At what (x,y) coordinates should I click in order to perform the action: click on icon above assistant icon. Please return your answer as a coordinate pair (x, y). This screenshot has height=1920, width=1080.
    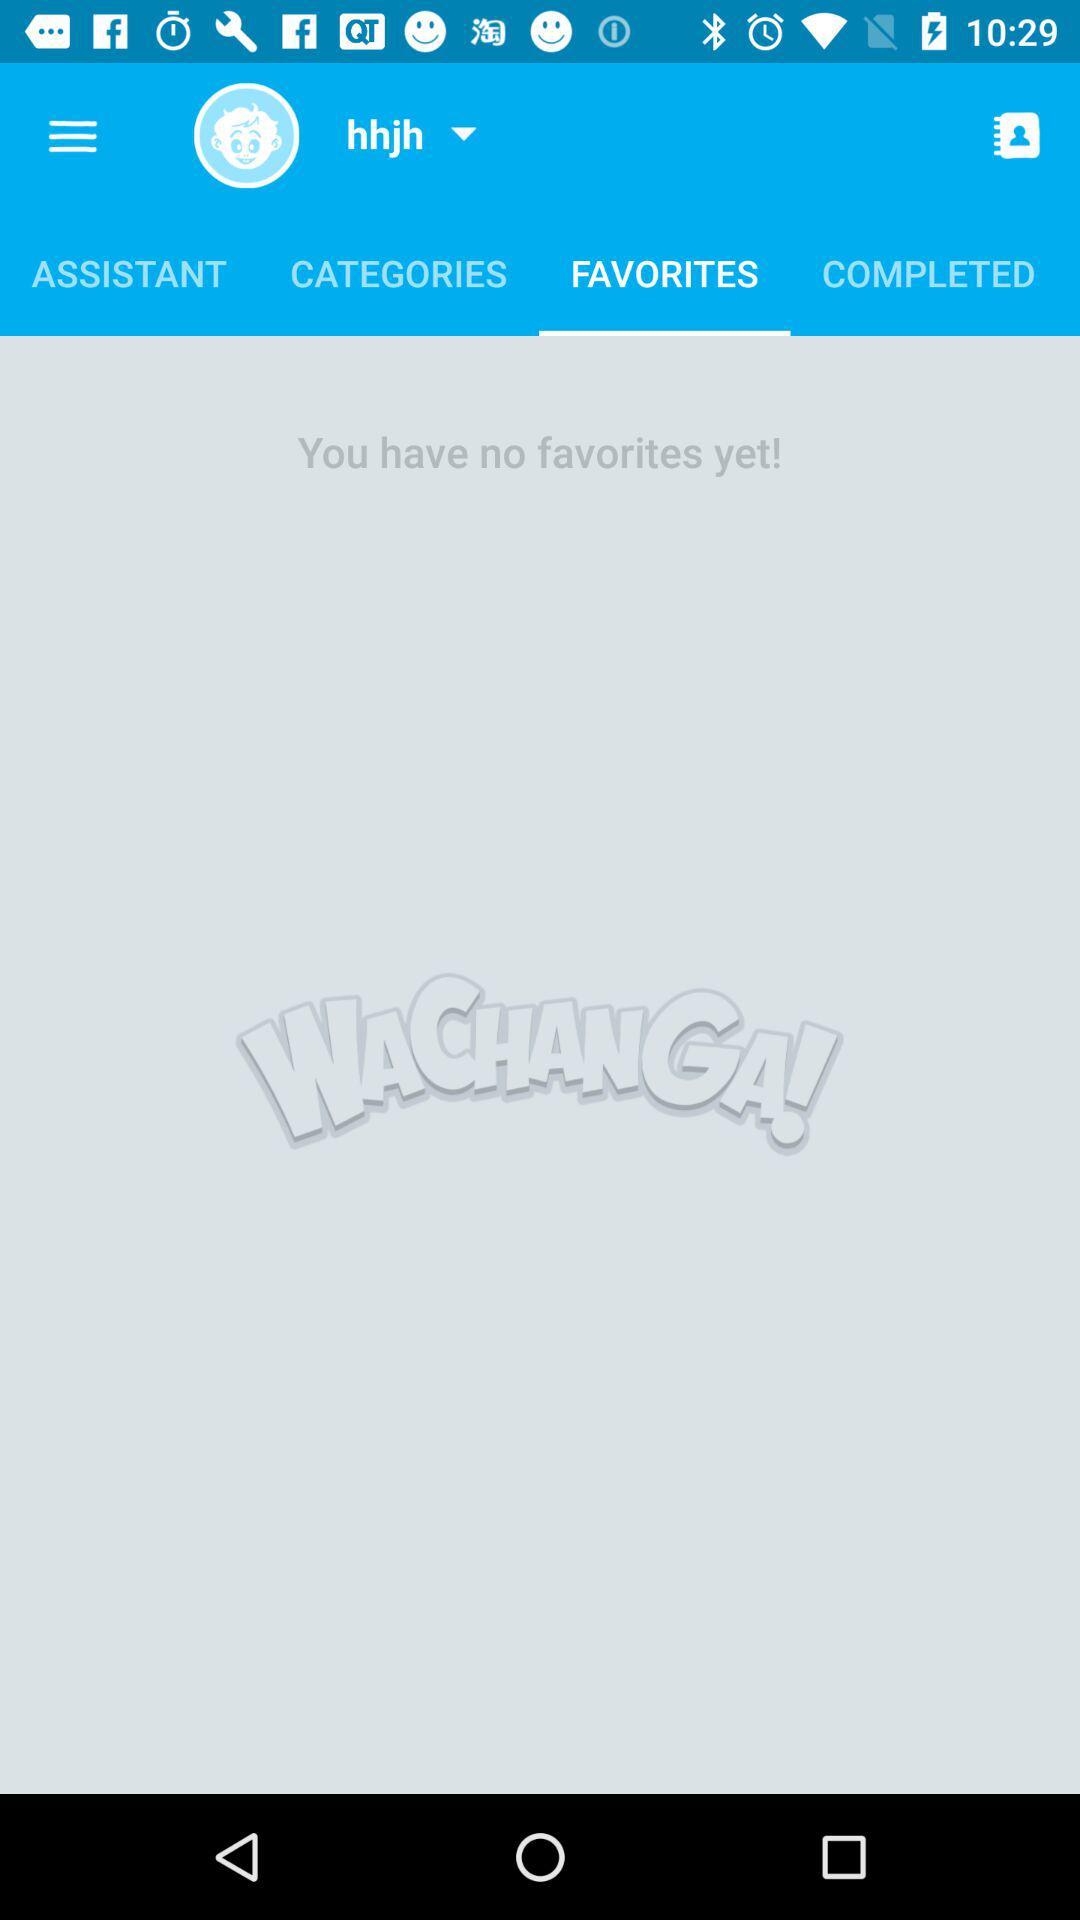
    Looking at the image, I should click on (72, 135).